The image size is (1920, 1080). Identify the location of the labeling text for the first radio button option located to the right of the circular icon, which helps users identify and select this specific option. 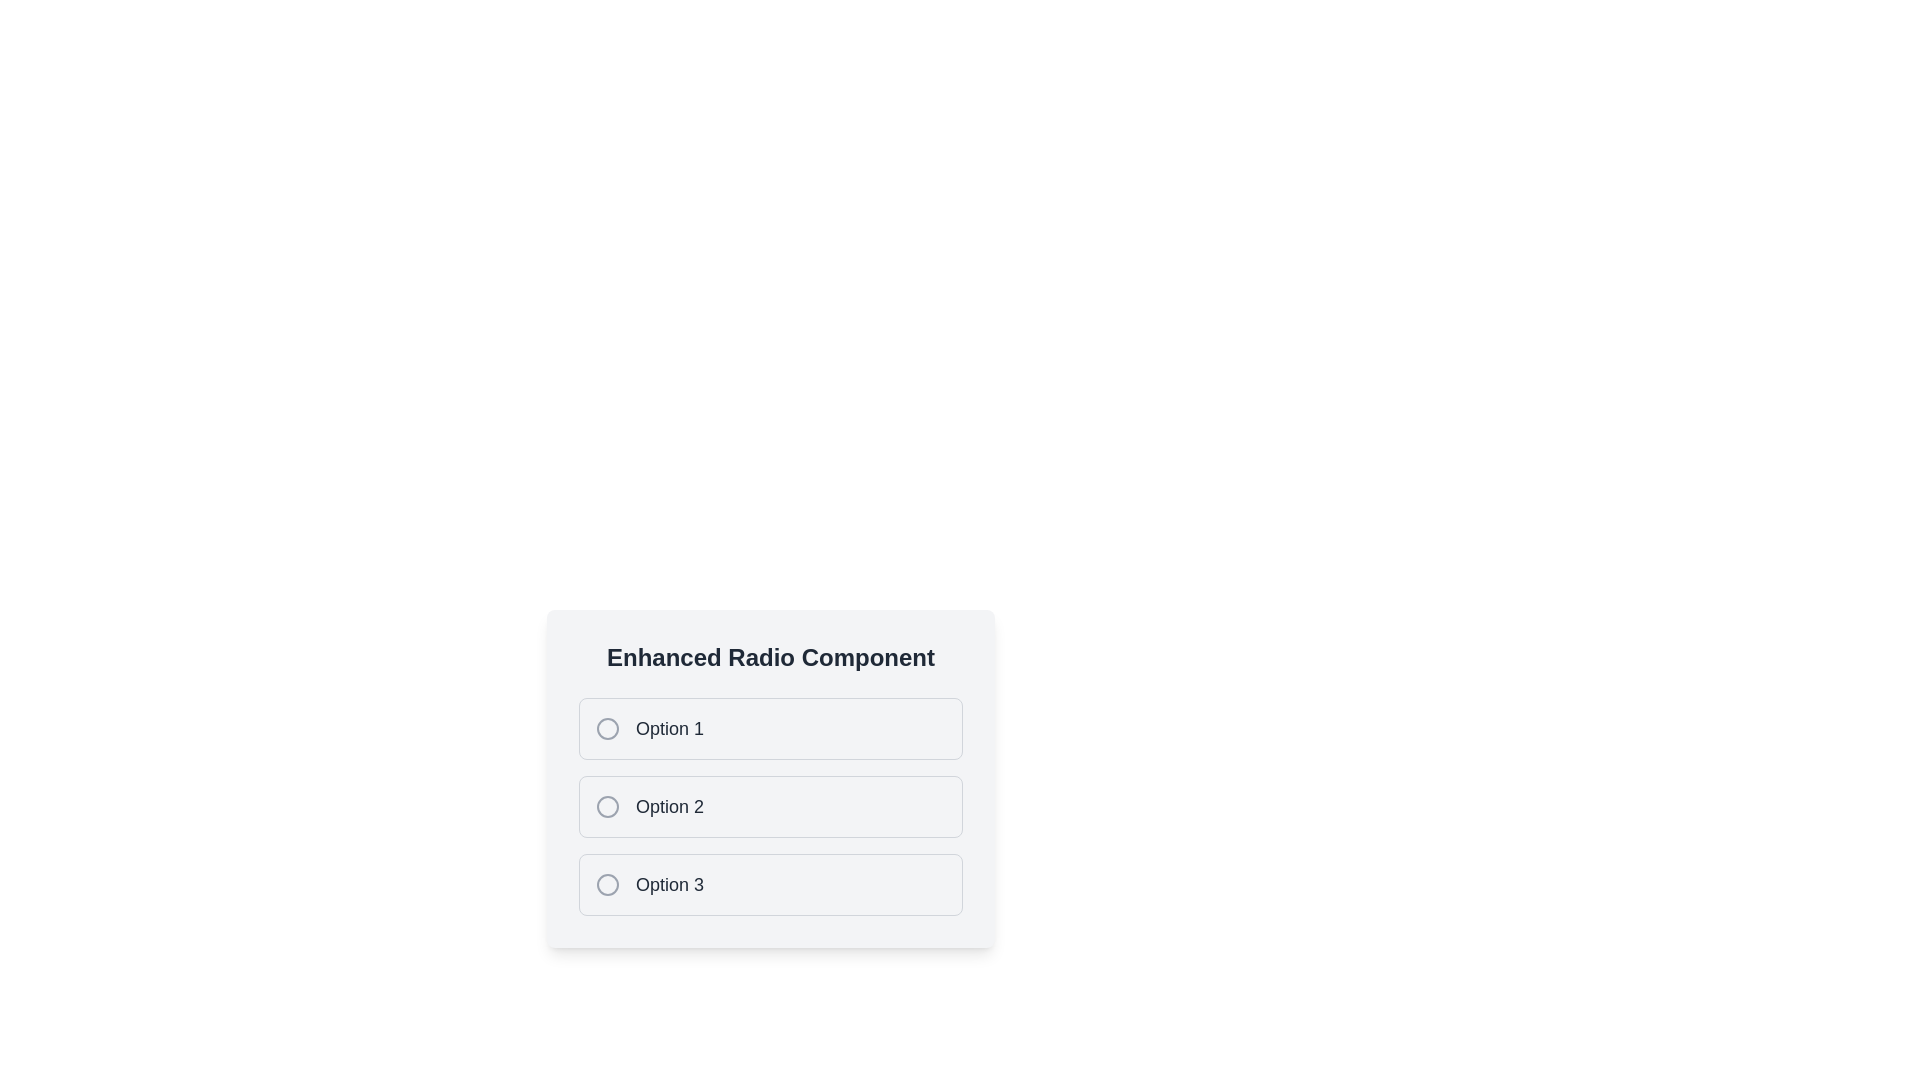
(670, 729).